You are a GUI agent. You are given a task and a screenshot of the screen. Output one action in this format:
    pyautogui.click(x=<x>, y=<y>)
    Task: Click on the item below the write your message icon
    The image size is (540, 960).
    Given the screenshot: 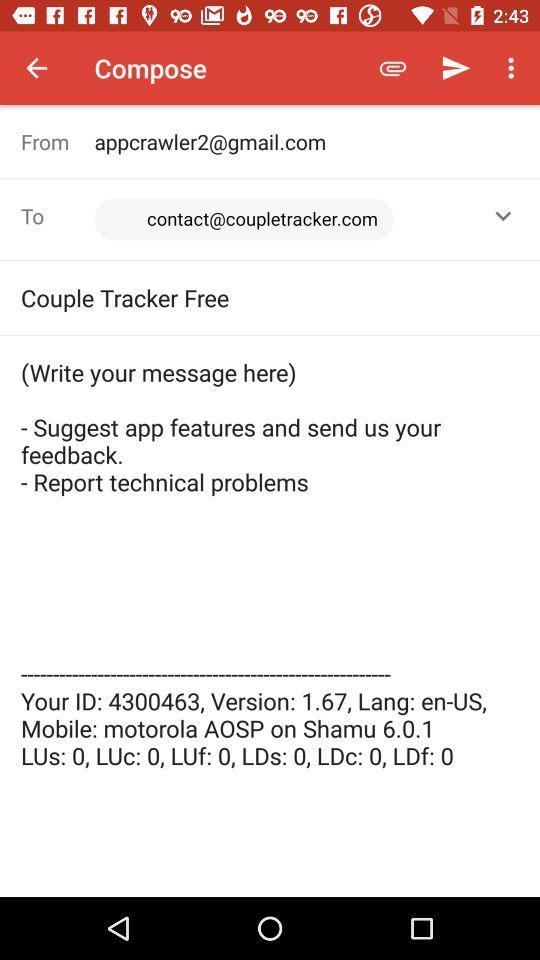 What is the action you would take?
    pyautogui.click(x=270, y=843)
    